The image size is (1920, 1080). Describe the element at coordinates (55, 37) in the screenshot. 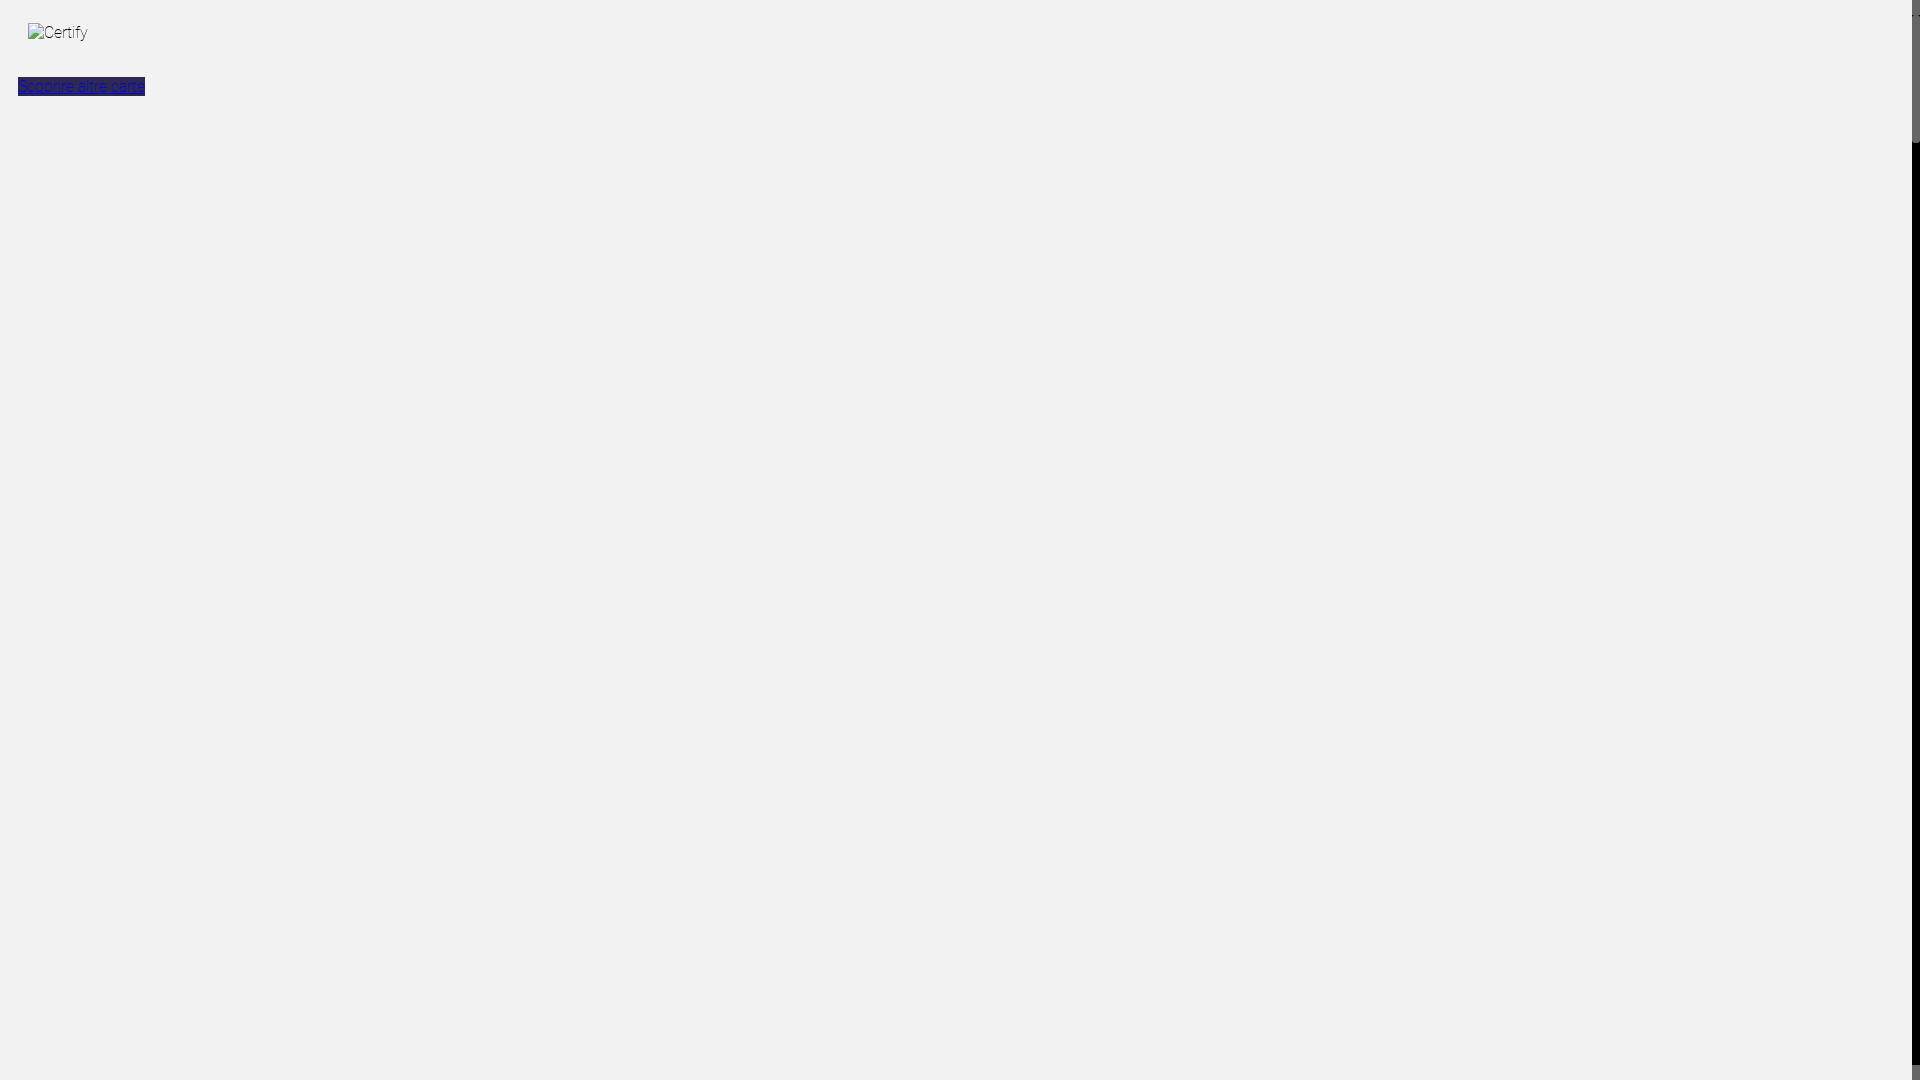

I see `'Certify'` at that location.